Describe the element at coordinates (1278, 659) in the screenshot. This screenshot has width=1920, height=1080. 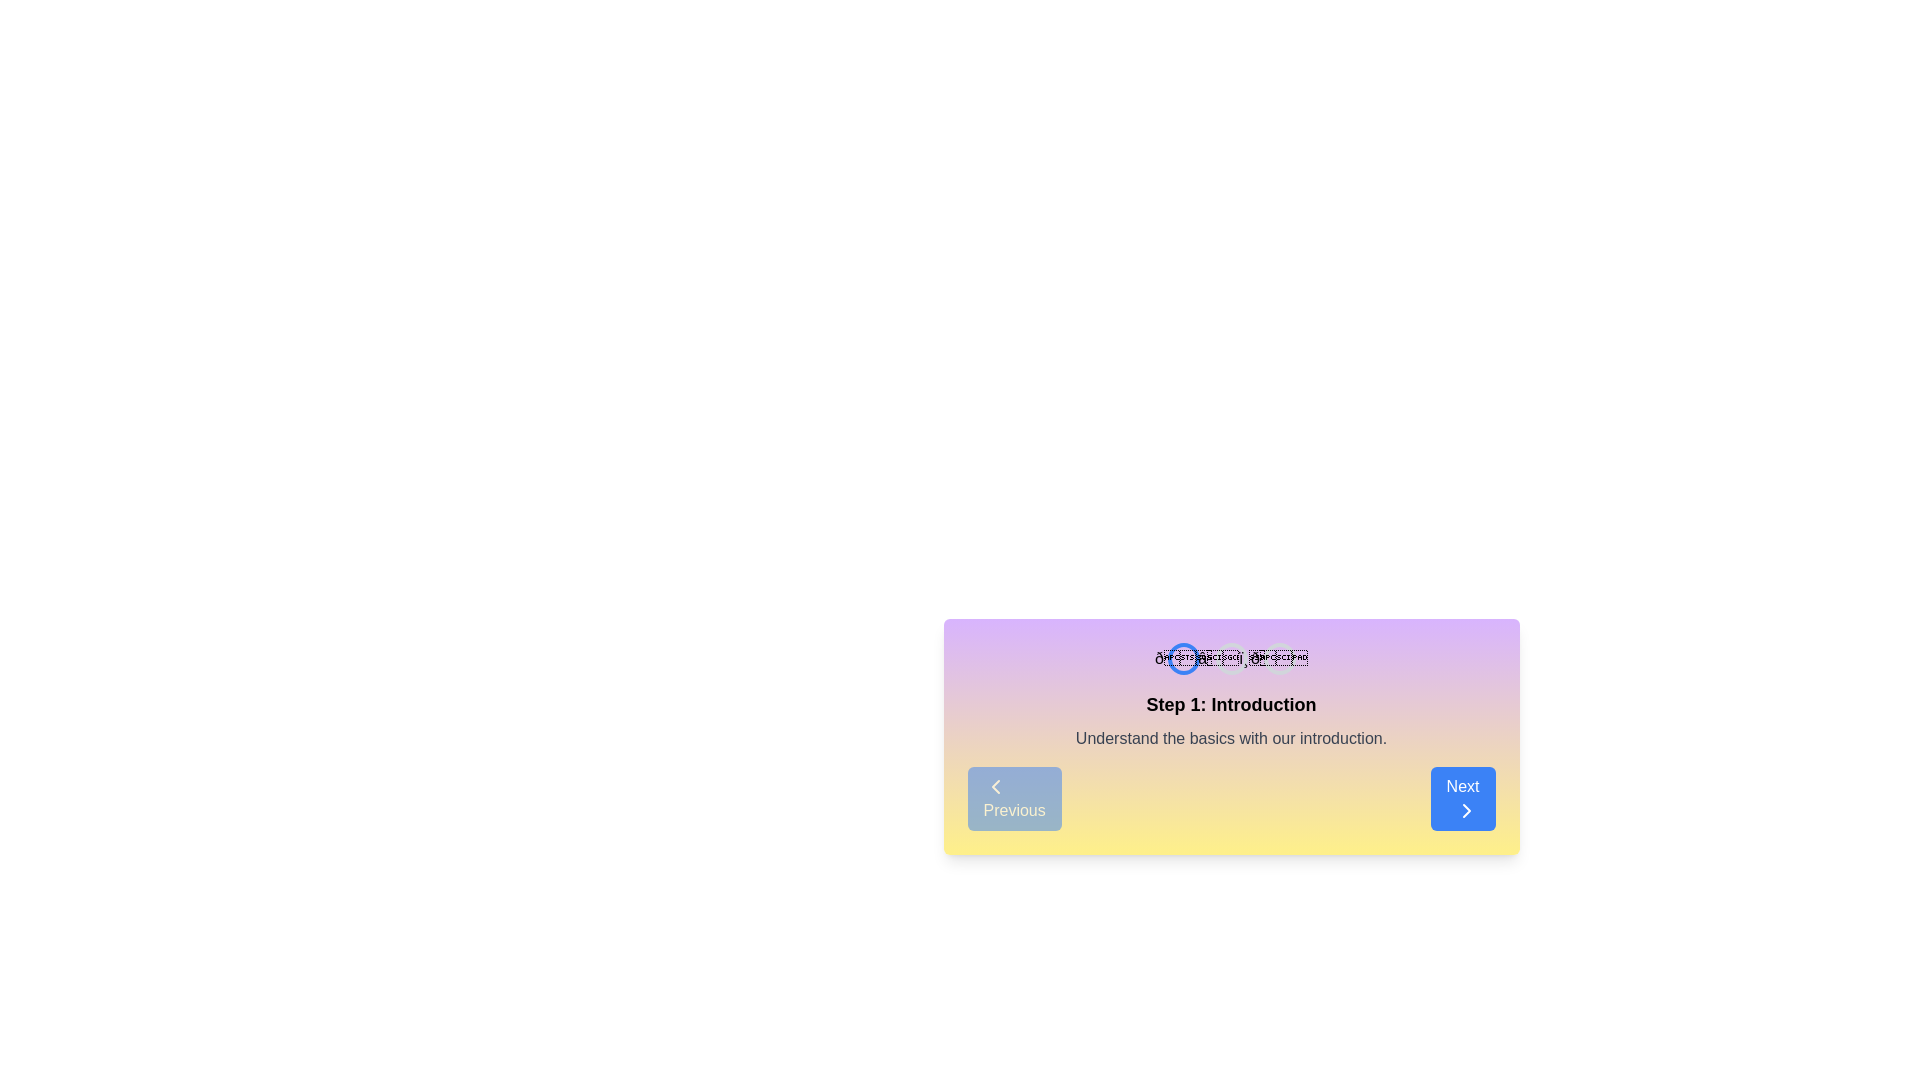
I see `the circular button with a gray border and a rocket emoji (🚀) located in the bottom section of a modal-like interface, positioned to the right of two other buttons with different emojis` at that location.